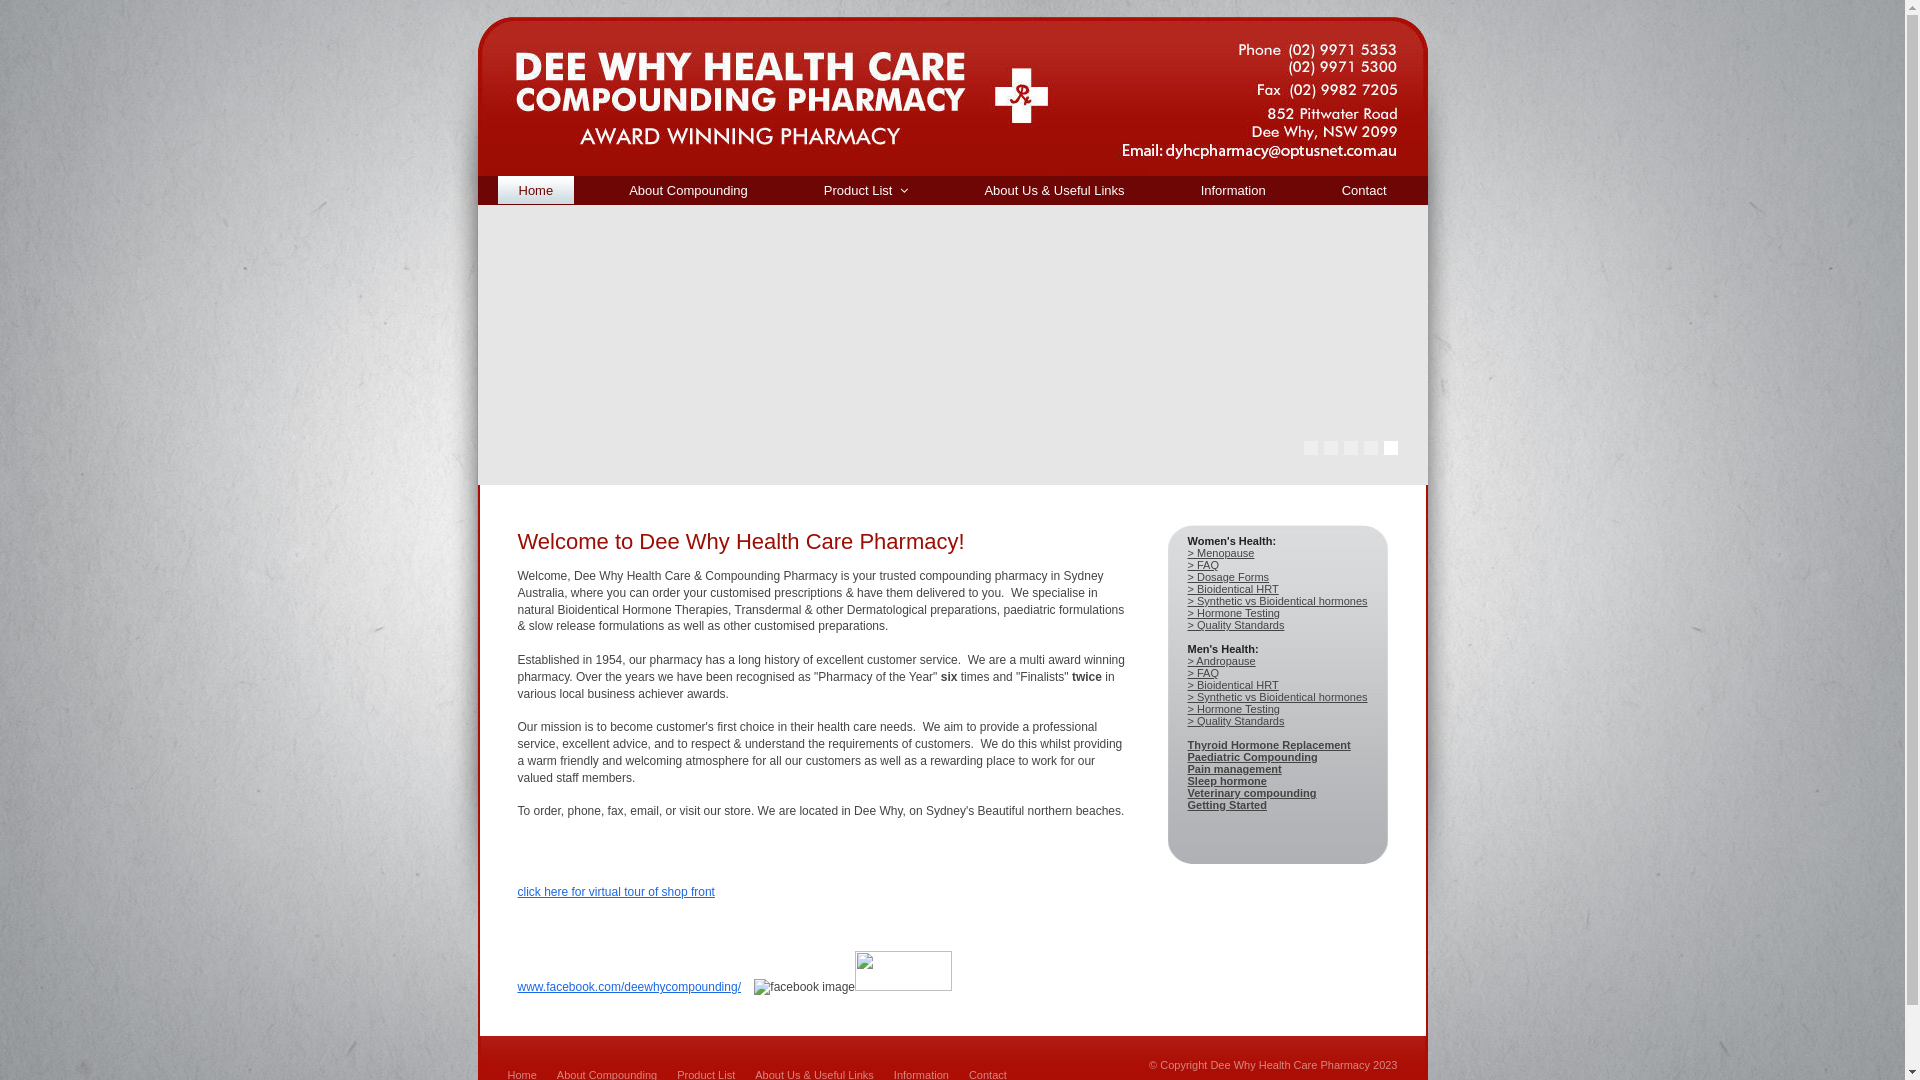  Describe the element at coordinates (607, 190) in the screenshot. I see `'About Compounding'` at that location.